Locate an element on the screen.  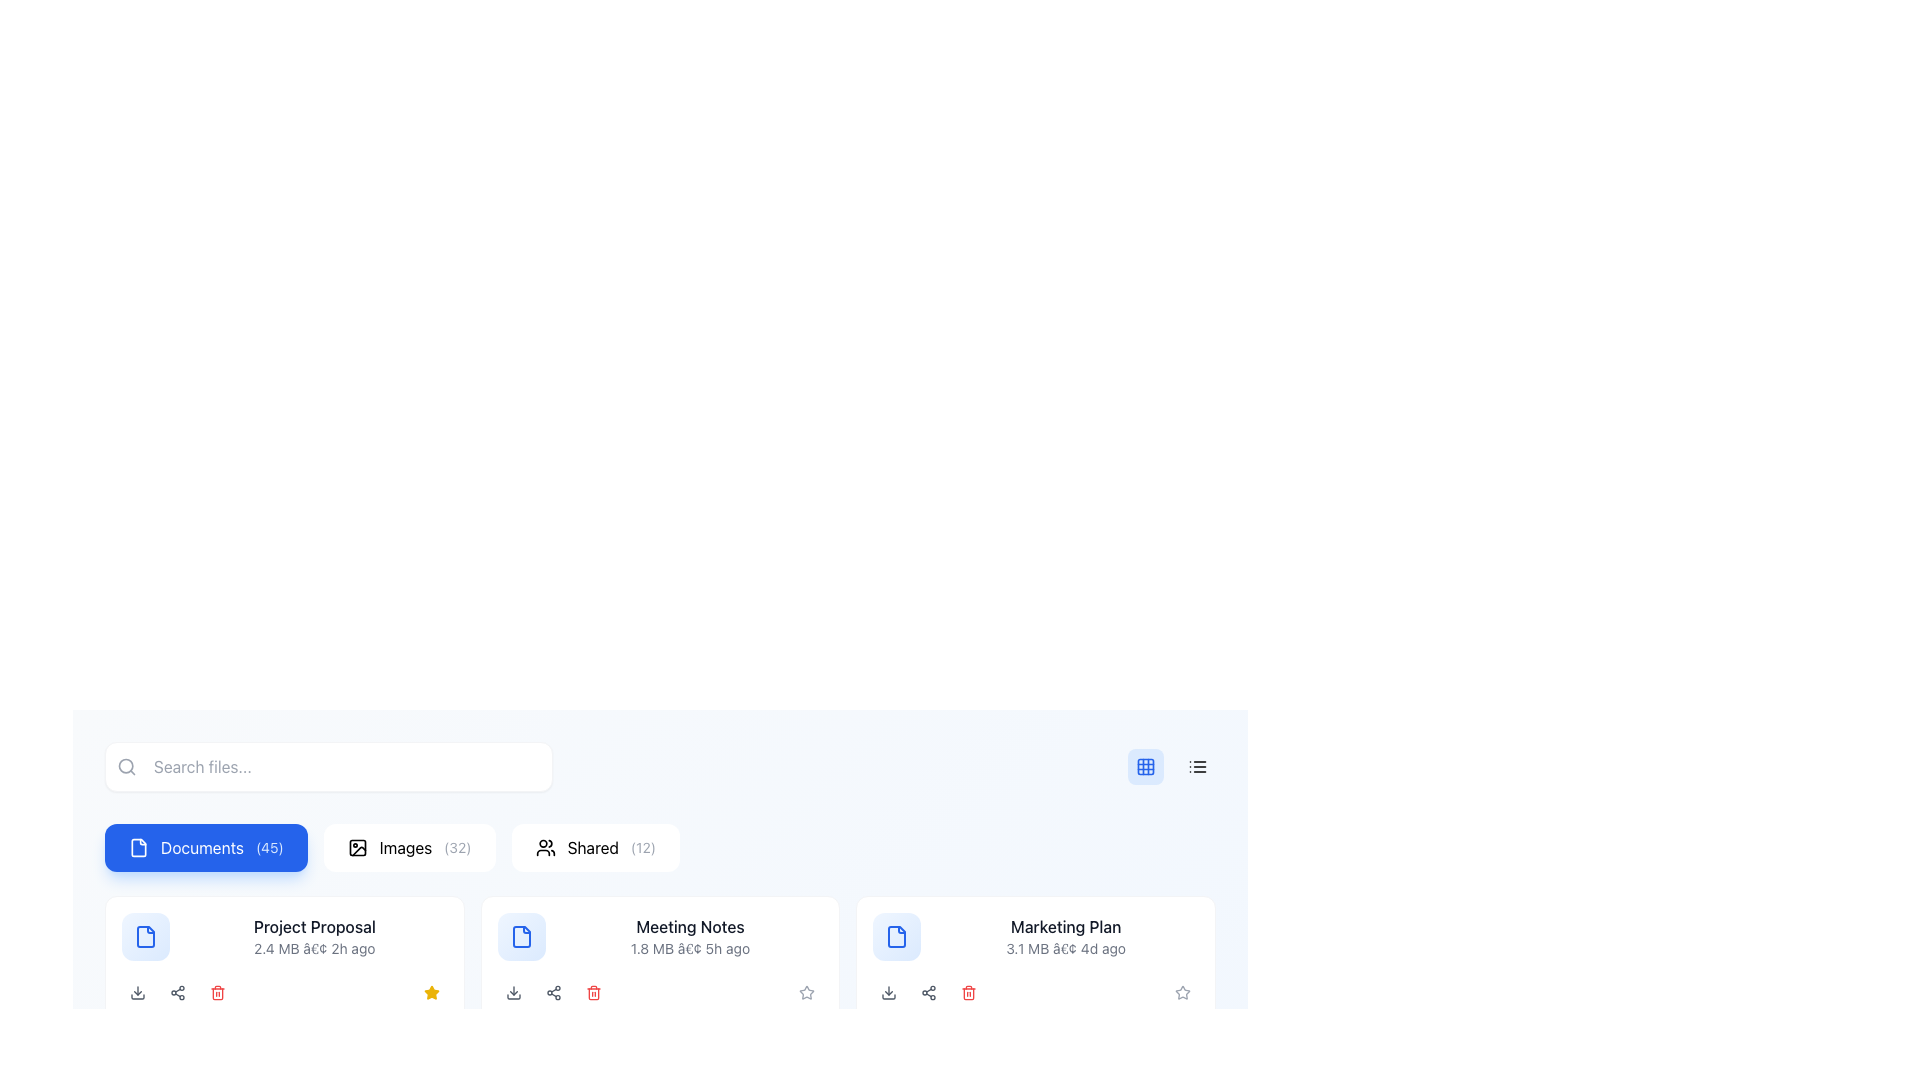
the star-shaped icon button located at the far-right side of the third card is located at coordinates (1182, 992).